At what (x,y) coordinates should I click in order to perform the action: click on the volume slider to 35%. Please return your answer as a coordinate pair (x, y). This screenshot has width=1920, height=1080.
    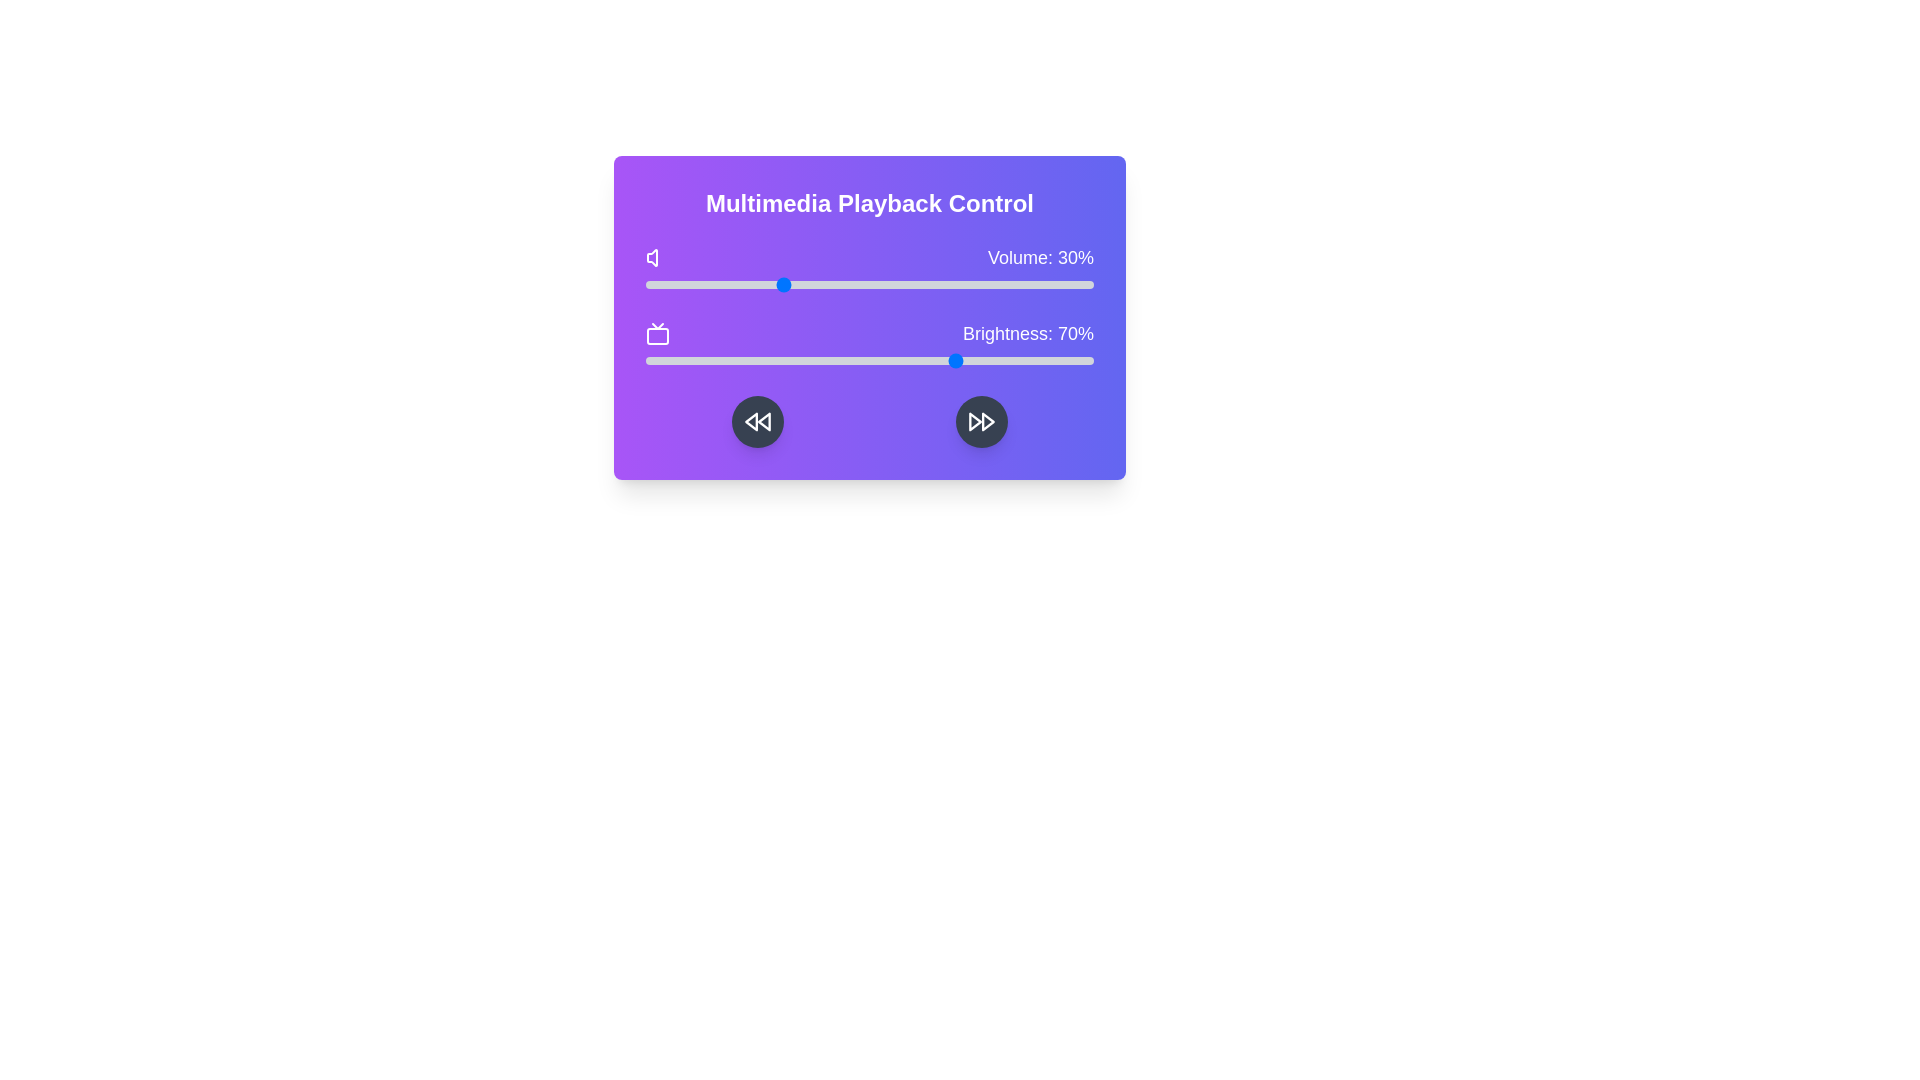
    Looking at the image, I should click on (802, 285).